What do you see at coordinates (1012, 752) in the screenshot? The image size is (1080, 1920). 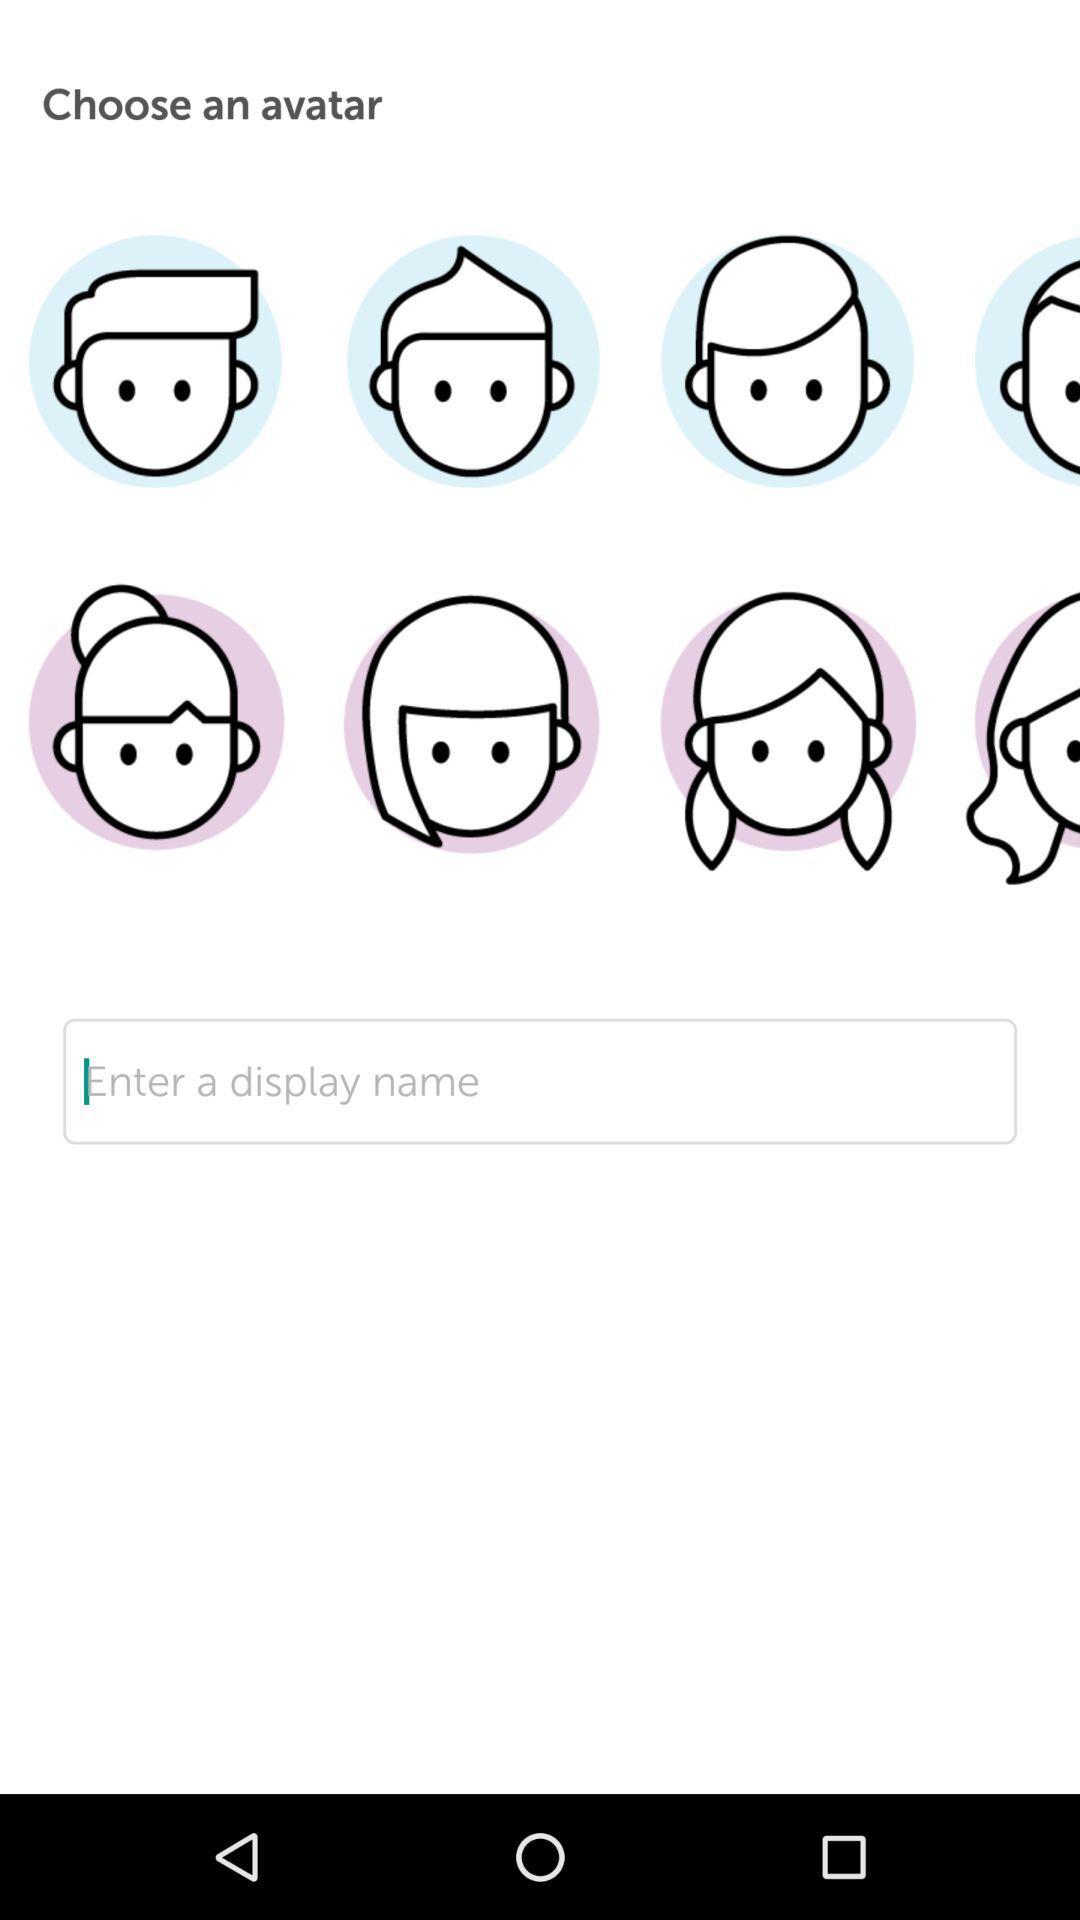 I see `choose this female avatar` at bounding box center [1012, 752].